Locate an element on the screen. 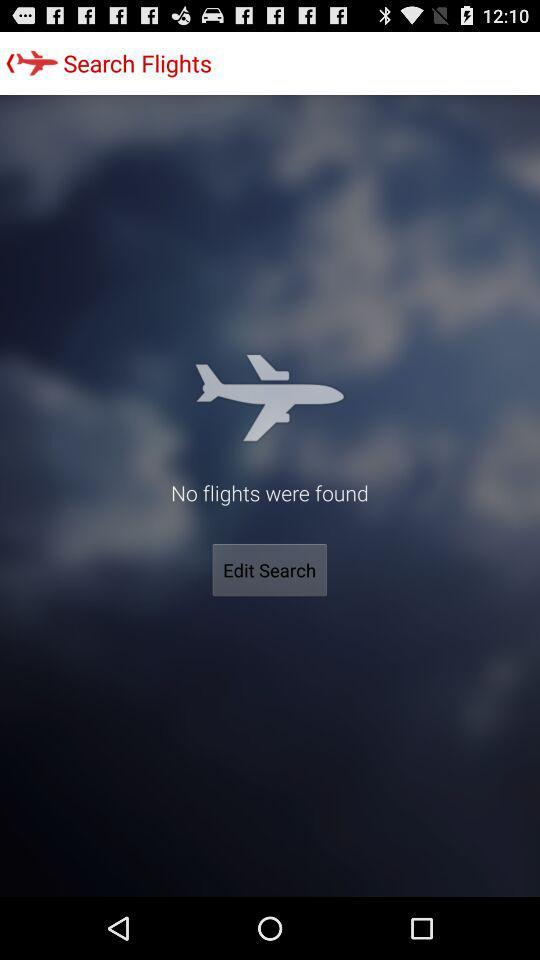 Image resolution: width=540 pixels, height=960 pixels. item below the no flights were is located at coordinates (269, 570).